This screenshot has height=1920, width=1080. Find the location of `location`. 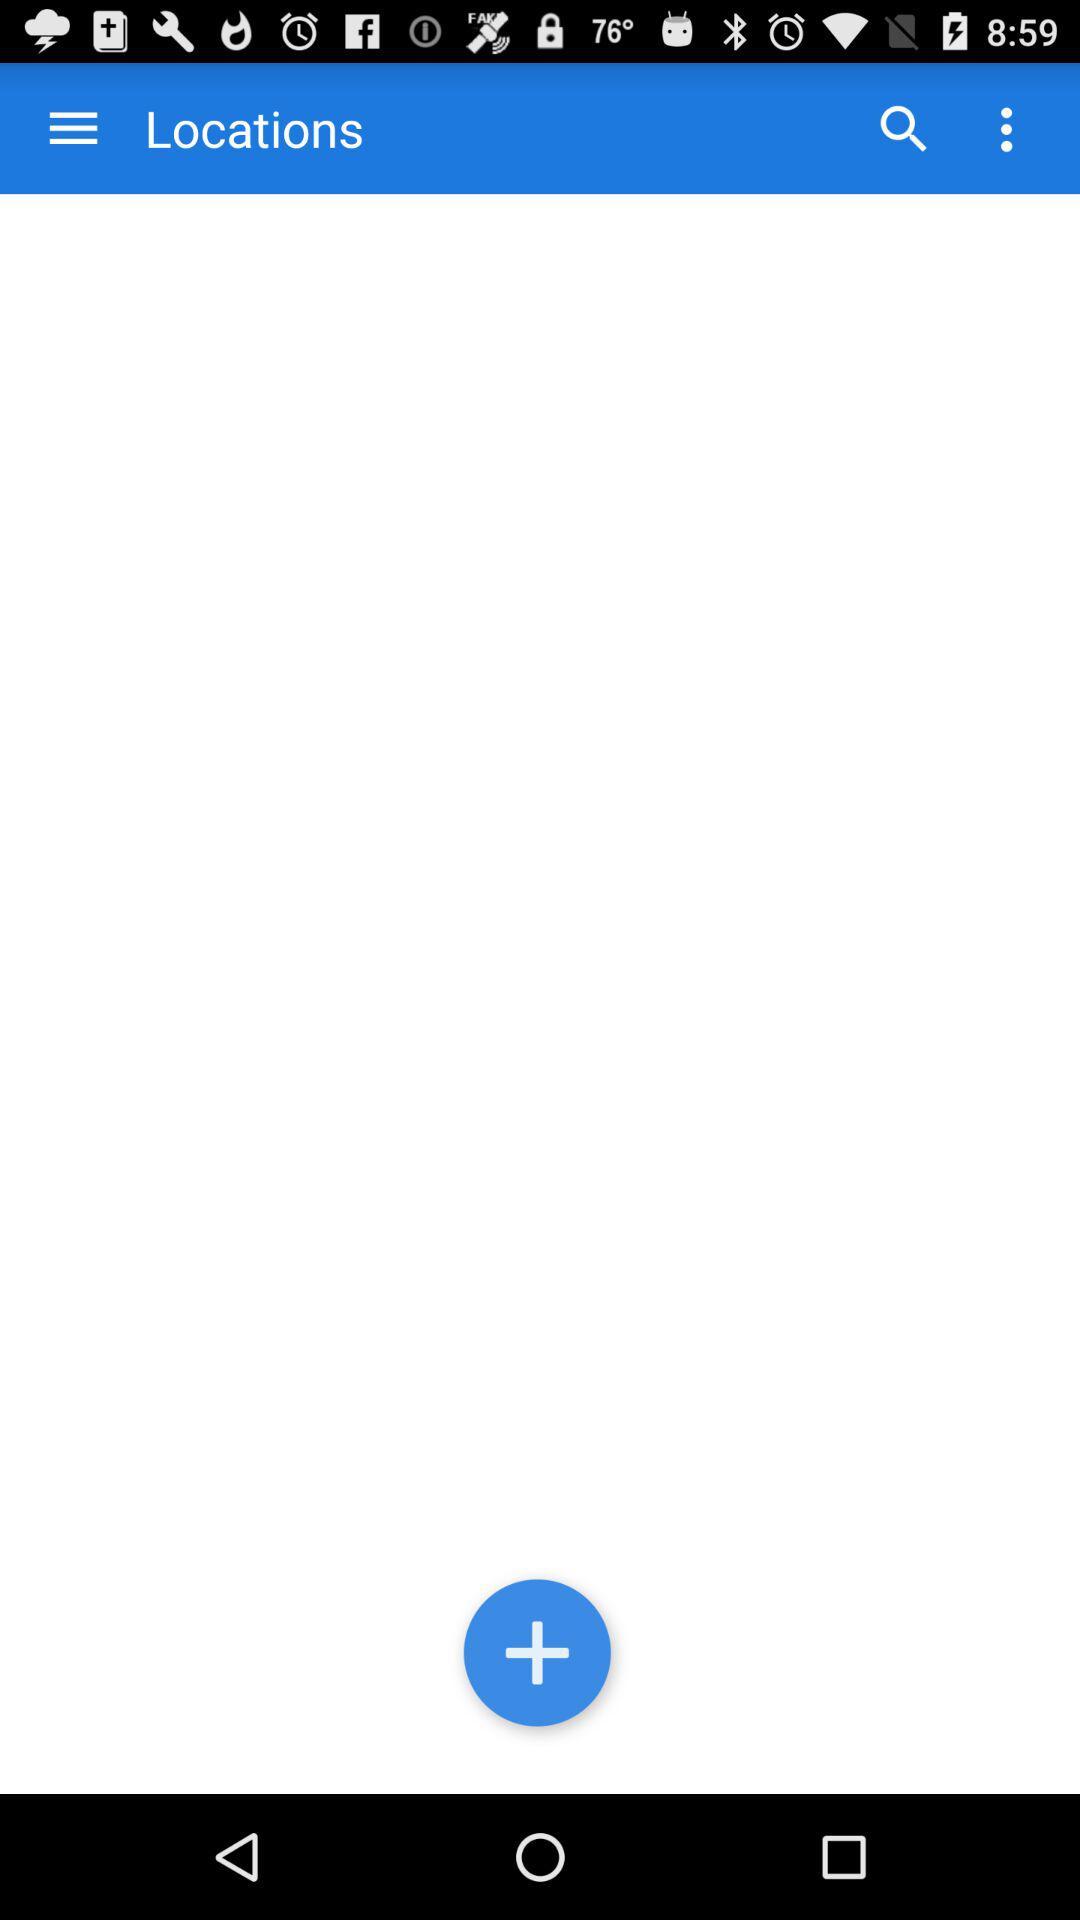

location is located at coordinates (540, 1657).